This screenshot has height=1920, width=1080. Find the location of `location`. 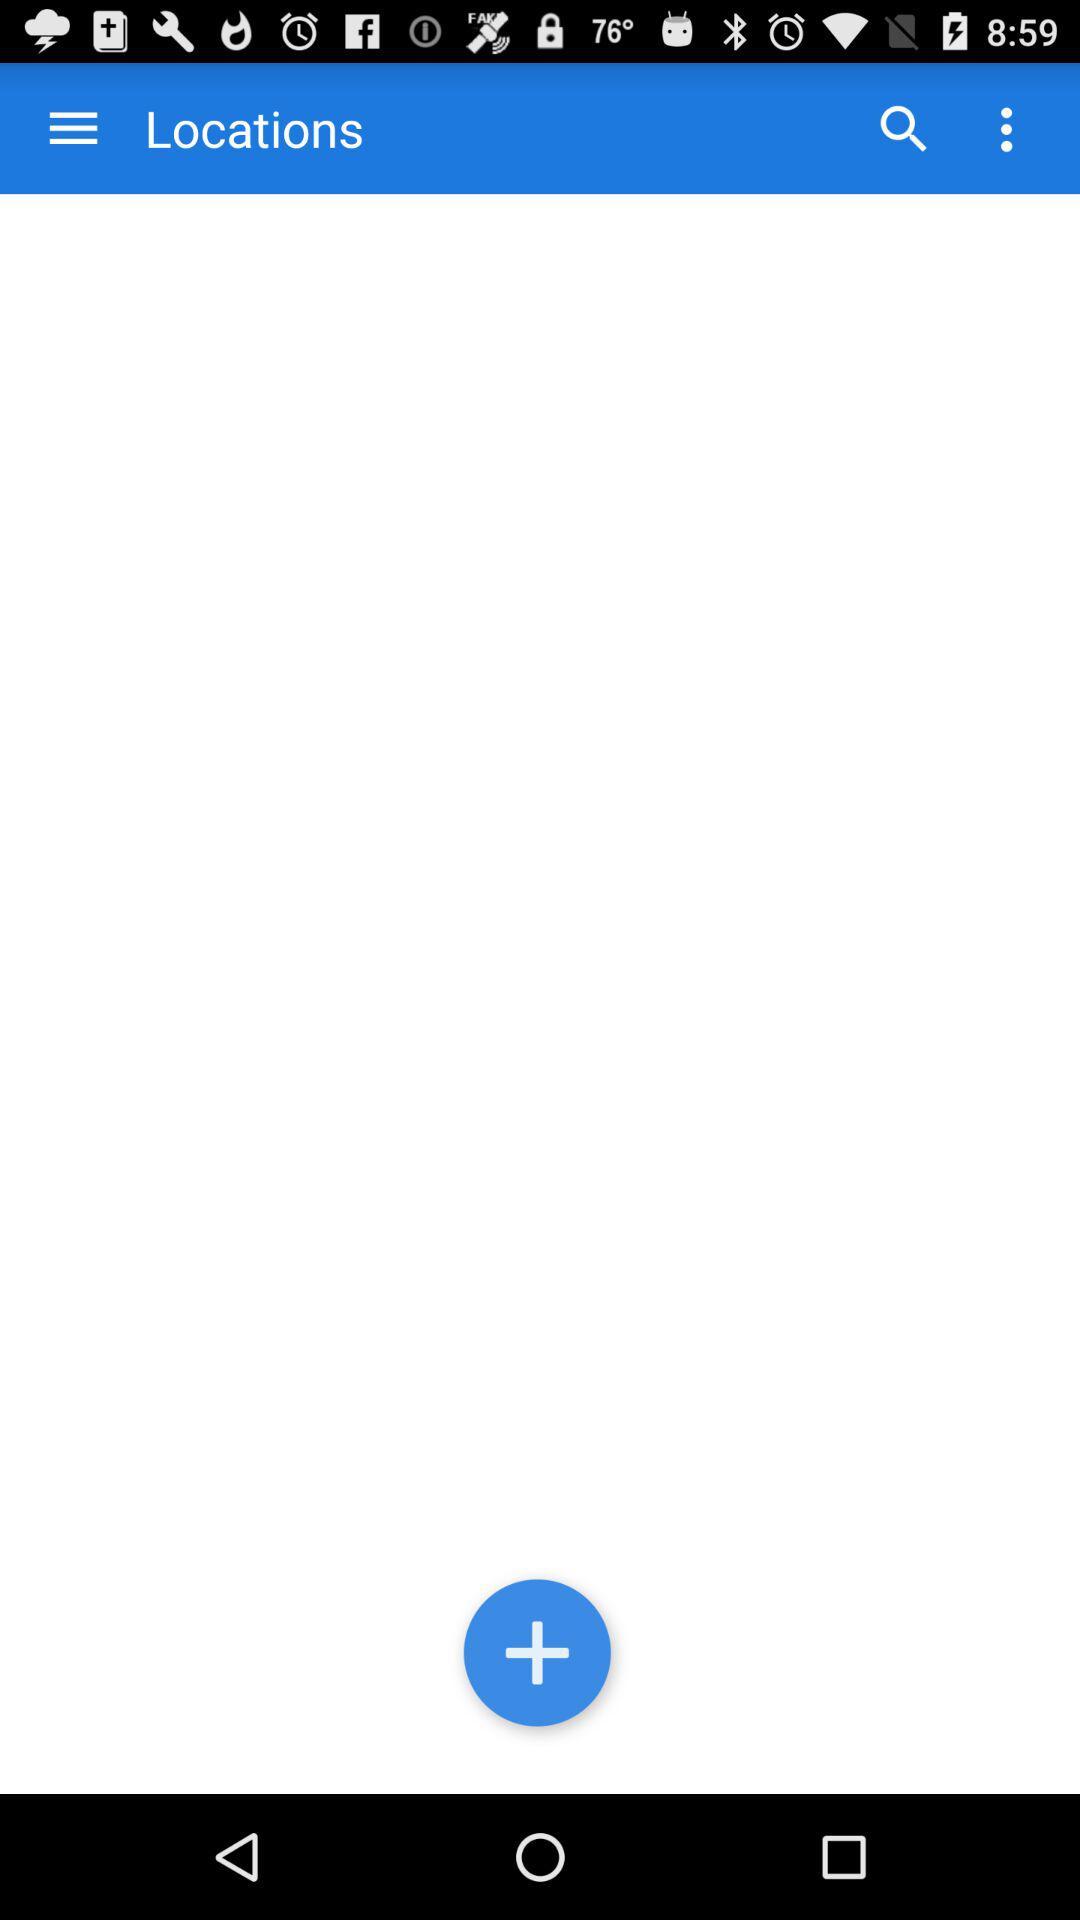

location is located at coordinates (540, 1657).